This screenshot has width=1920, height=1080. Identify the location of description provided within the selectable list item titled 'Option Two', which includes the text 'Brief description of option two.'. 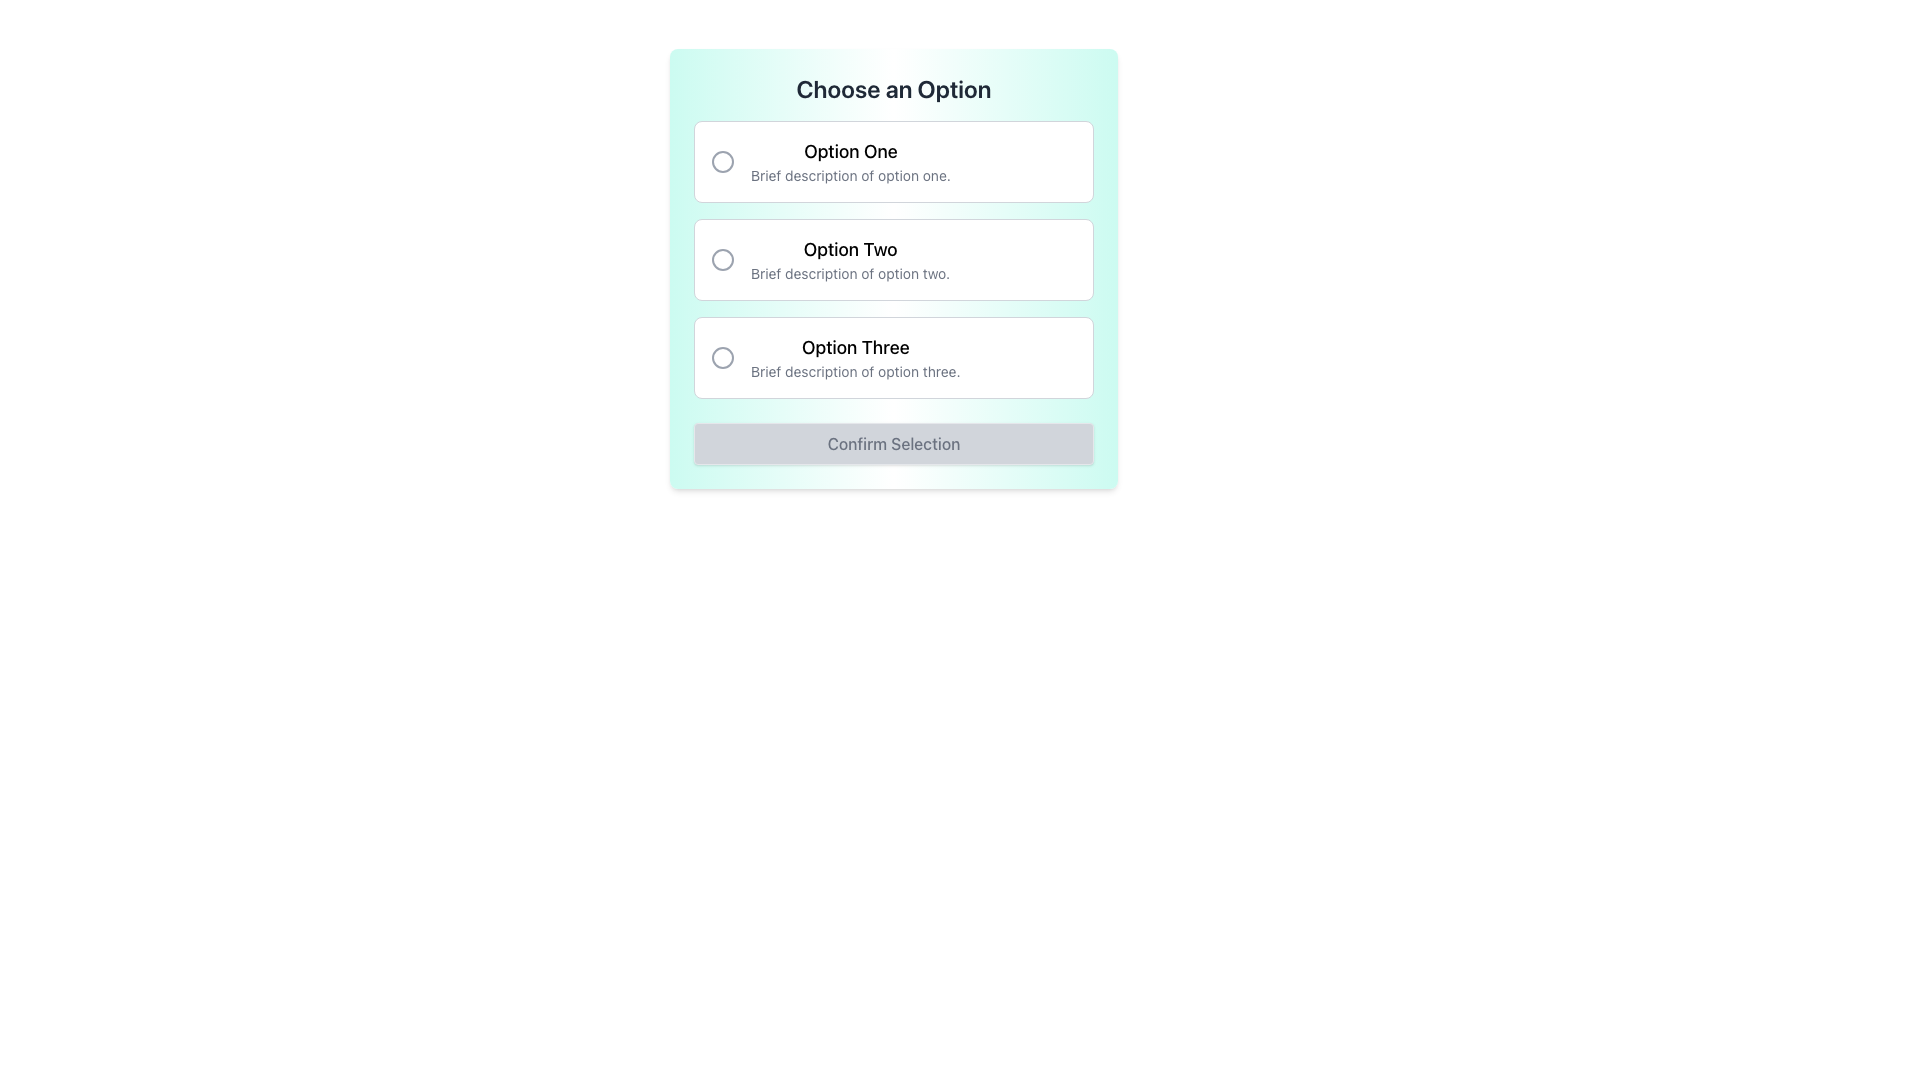
(892, 258).